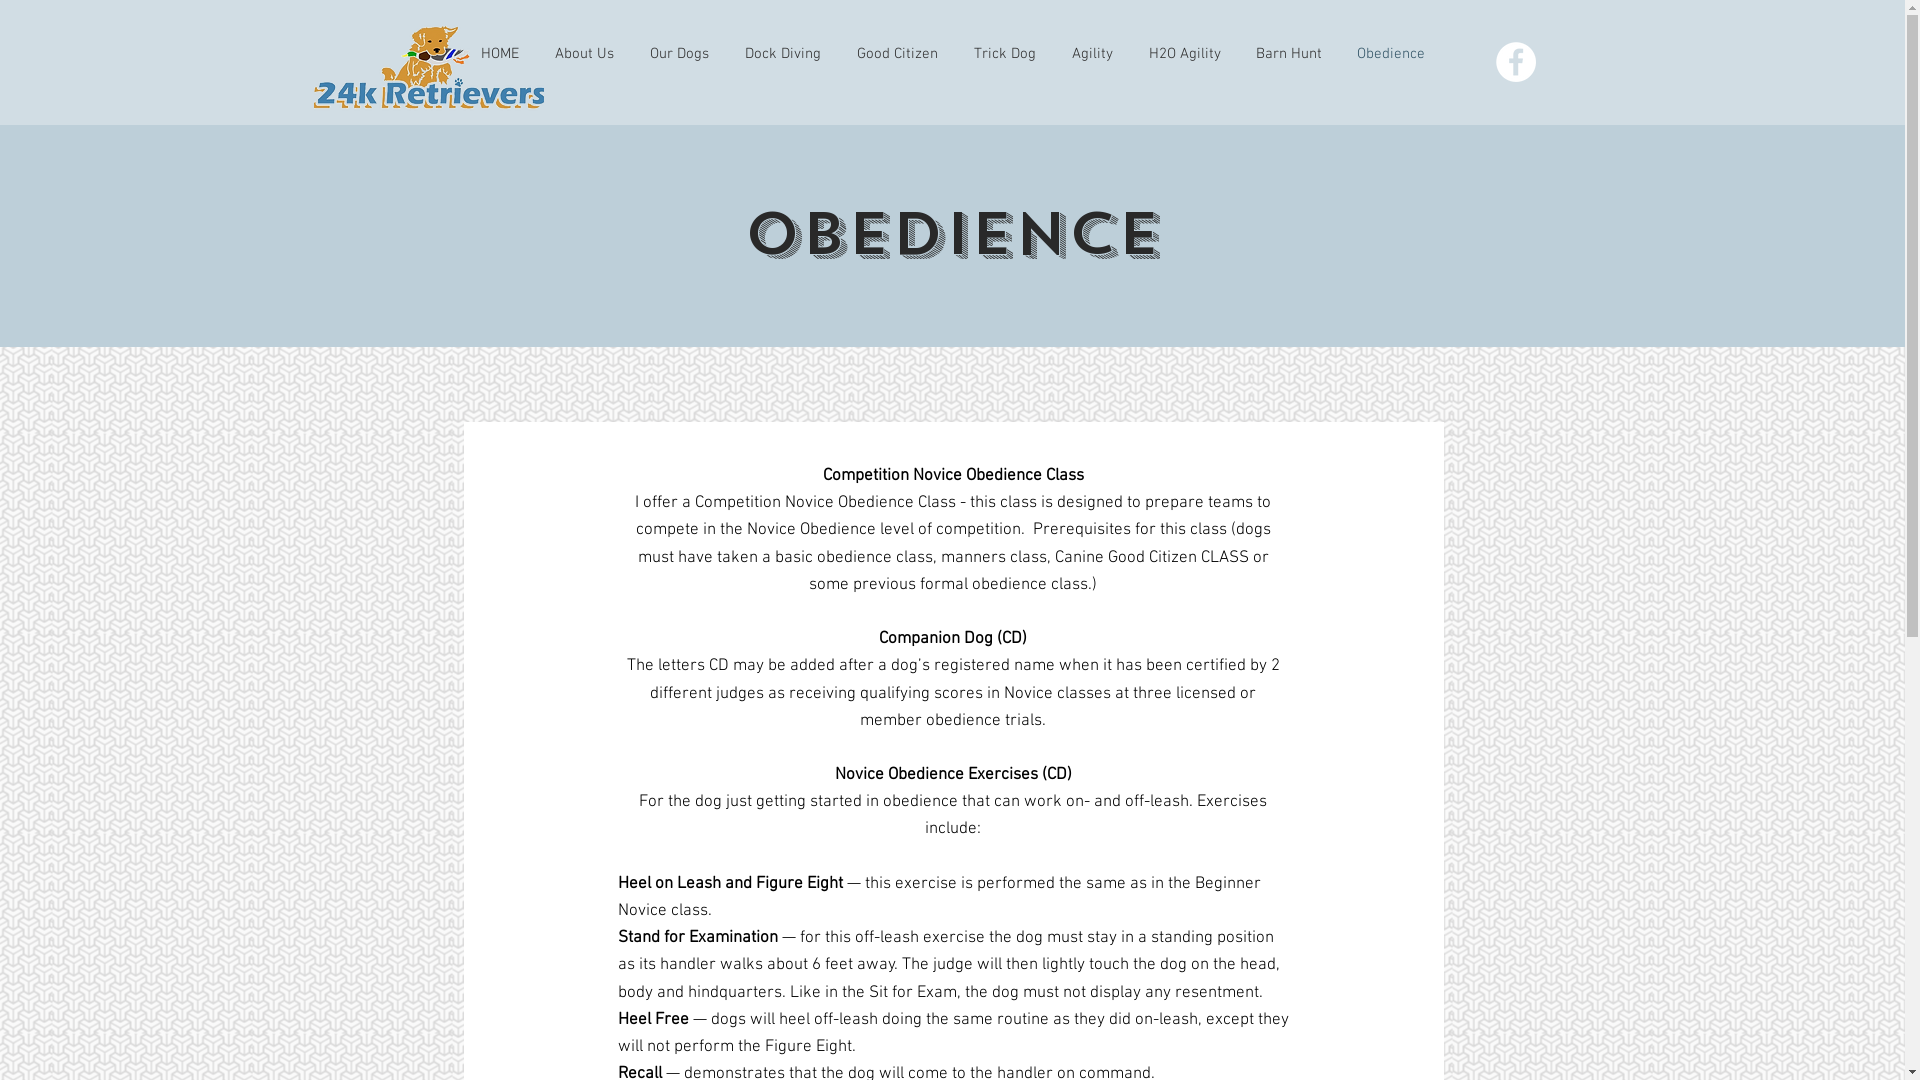 This screenshot has height=1080, width=1920. I want to click on 'Barn Hunt', so click(1288, 53).